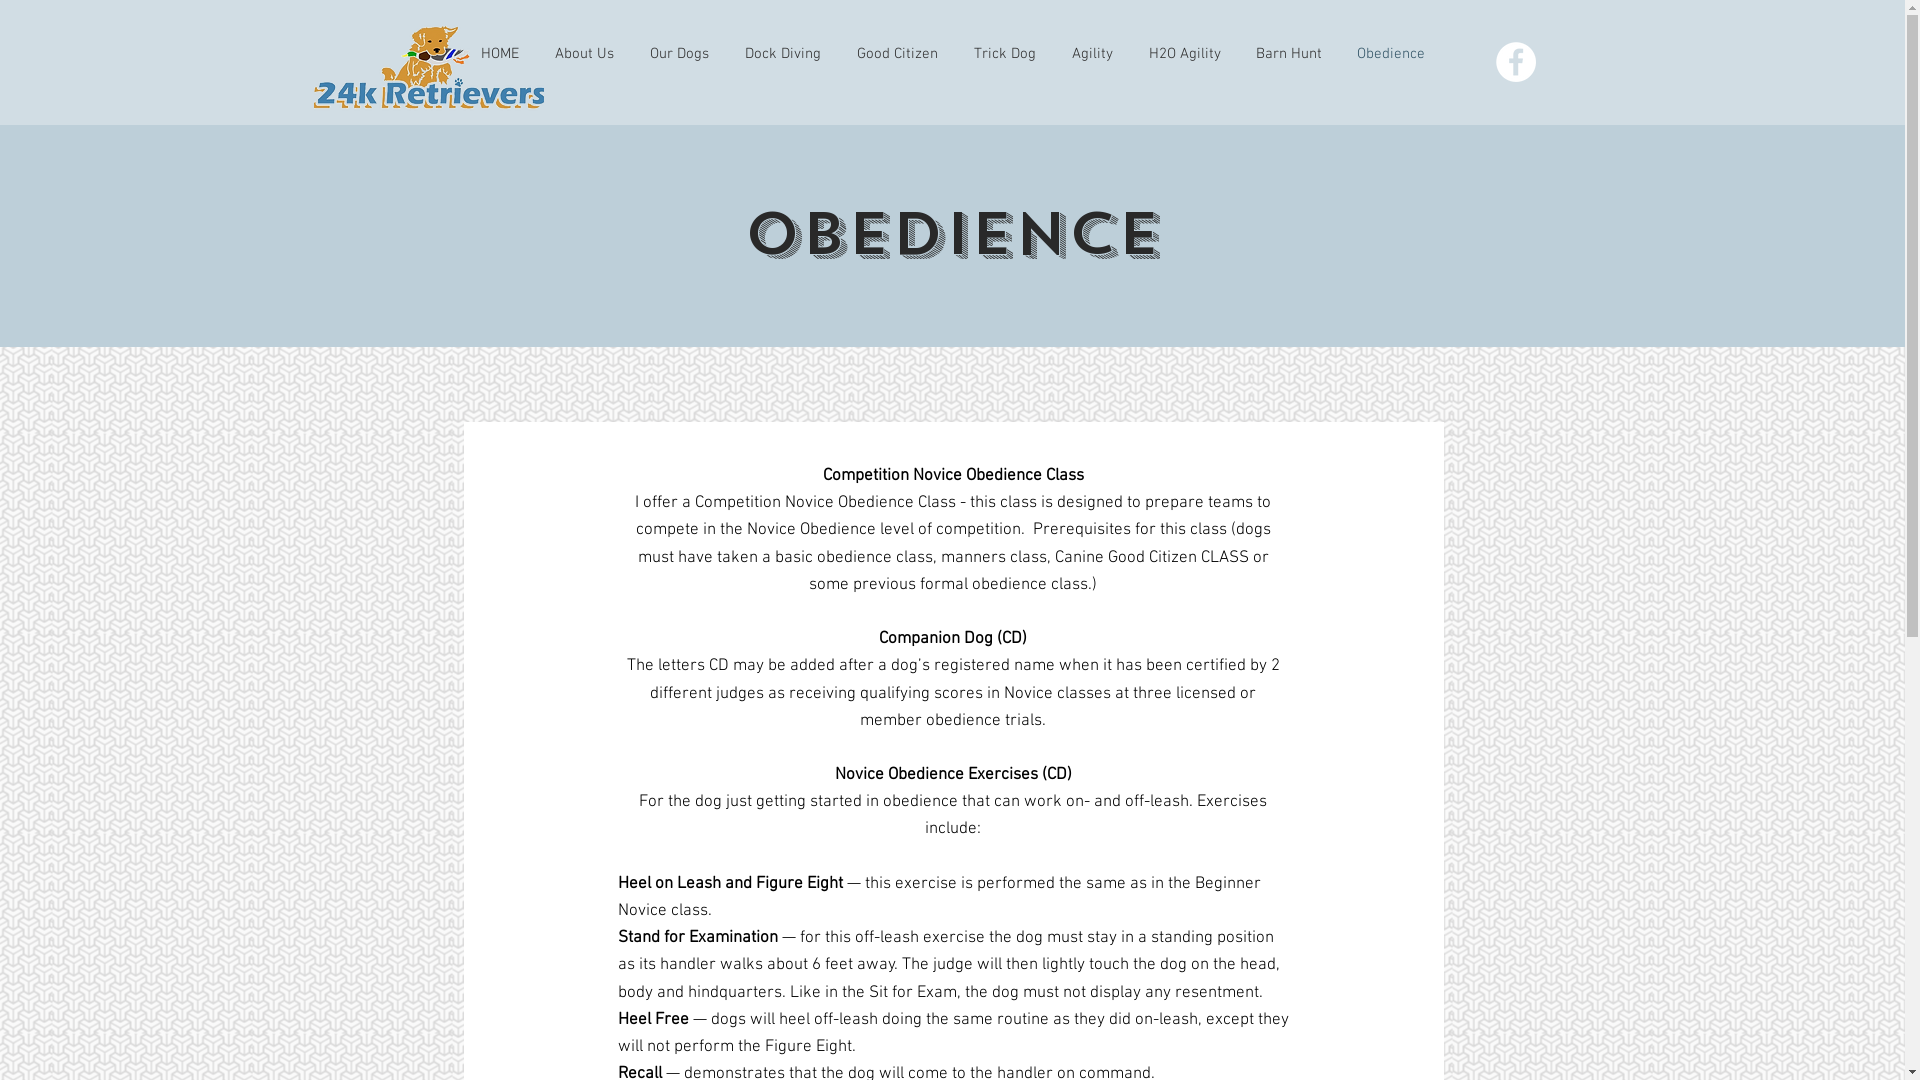 This screenshot has height=1080, width=1920. I want to click on 'Barn Hunt', so click(1288, 53).